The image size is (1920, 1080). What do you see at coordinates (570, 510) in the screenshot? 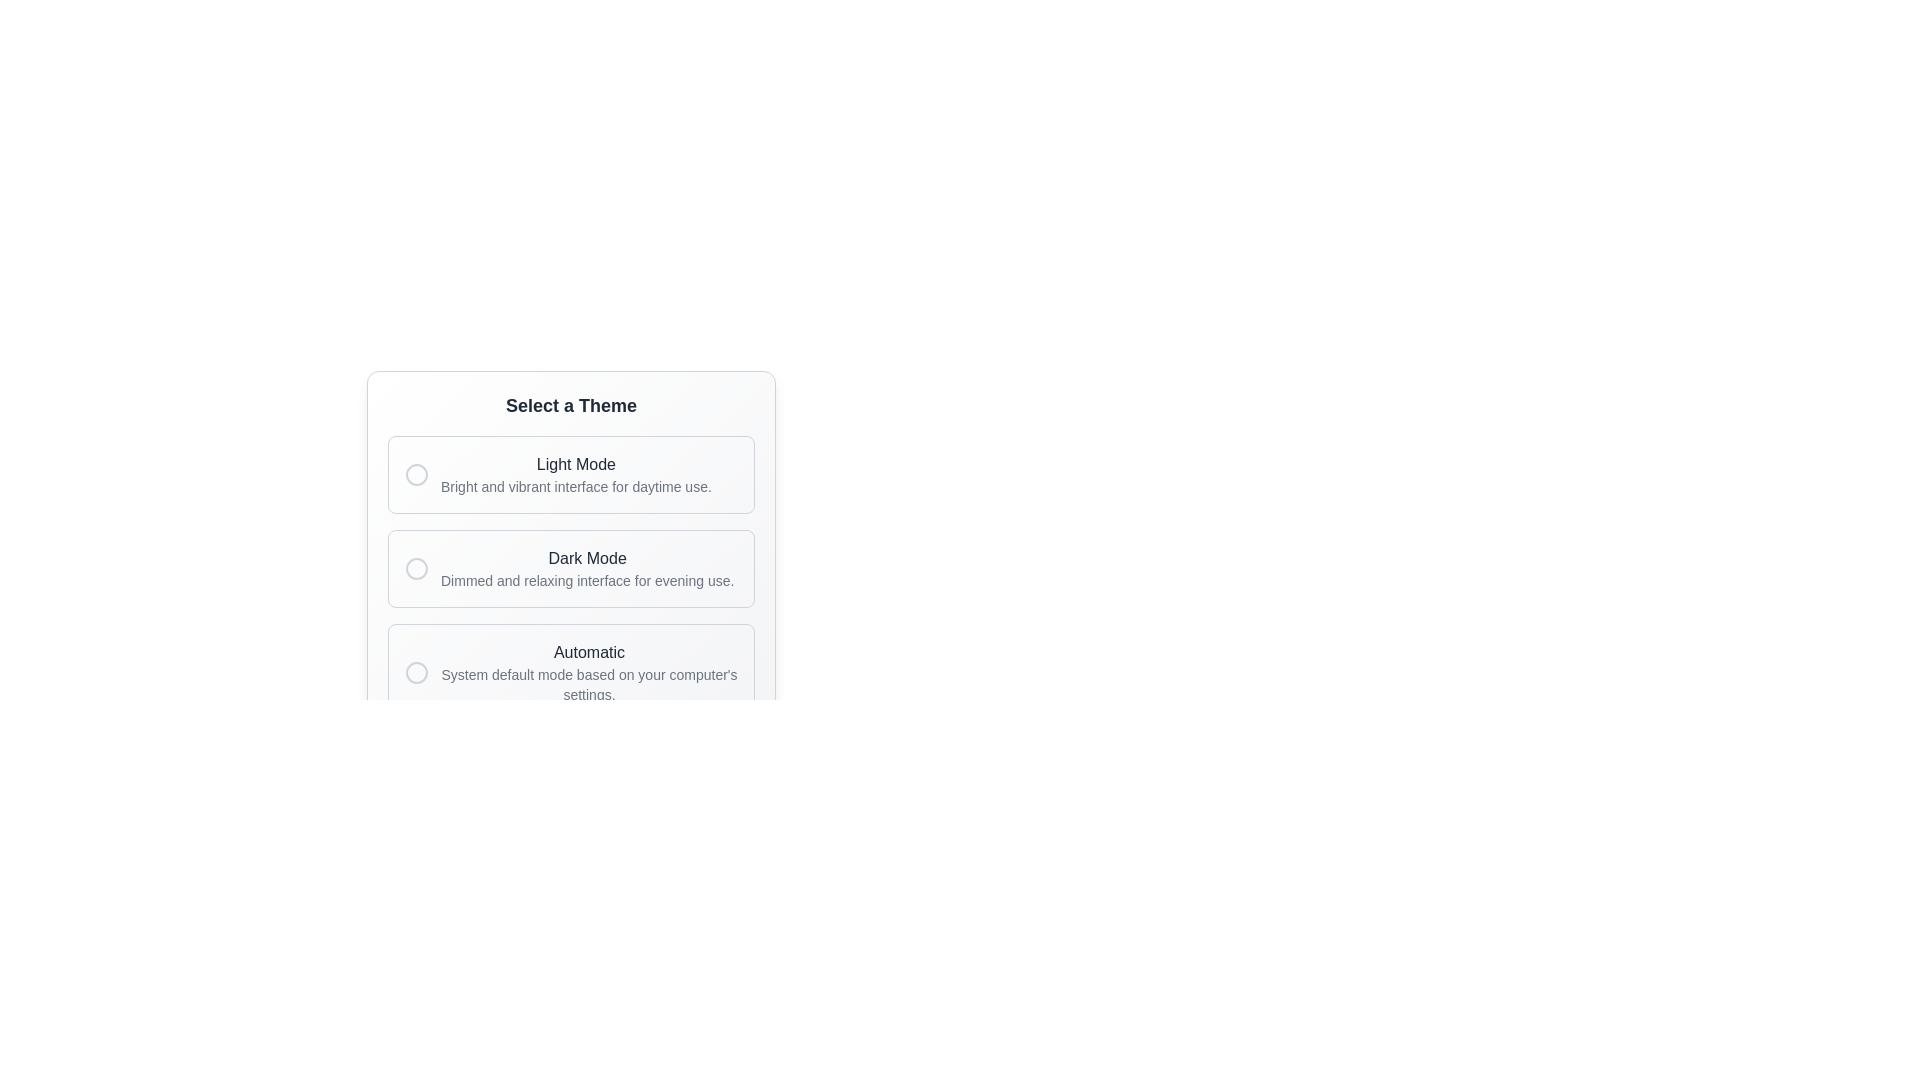
I see `the selectable theme option within the 'Select a Theme' panel to choose the desired theme` at bounding box center [570, 510].